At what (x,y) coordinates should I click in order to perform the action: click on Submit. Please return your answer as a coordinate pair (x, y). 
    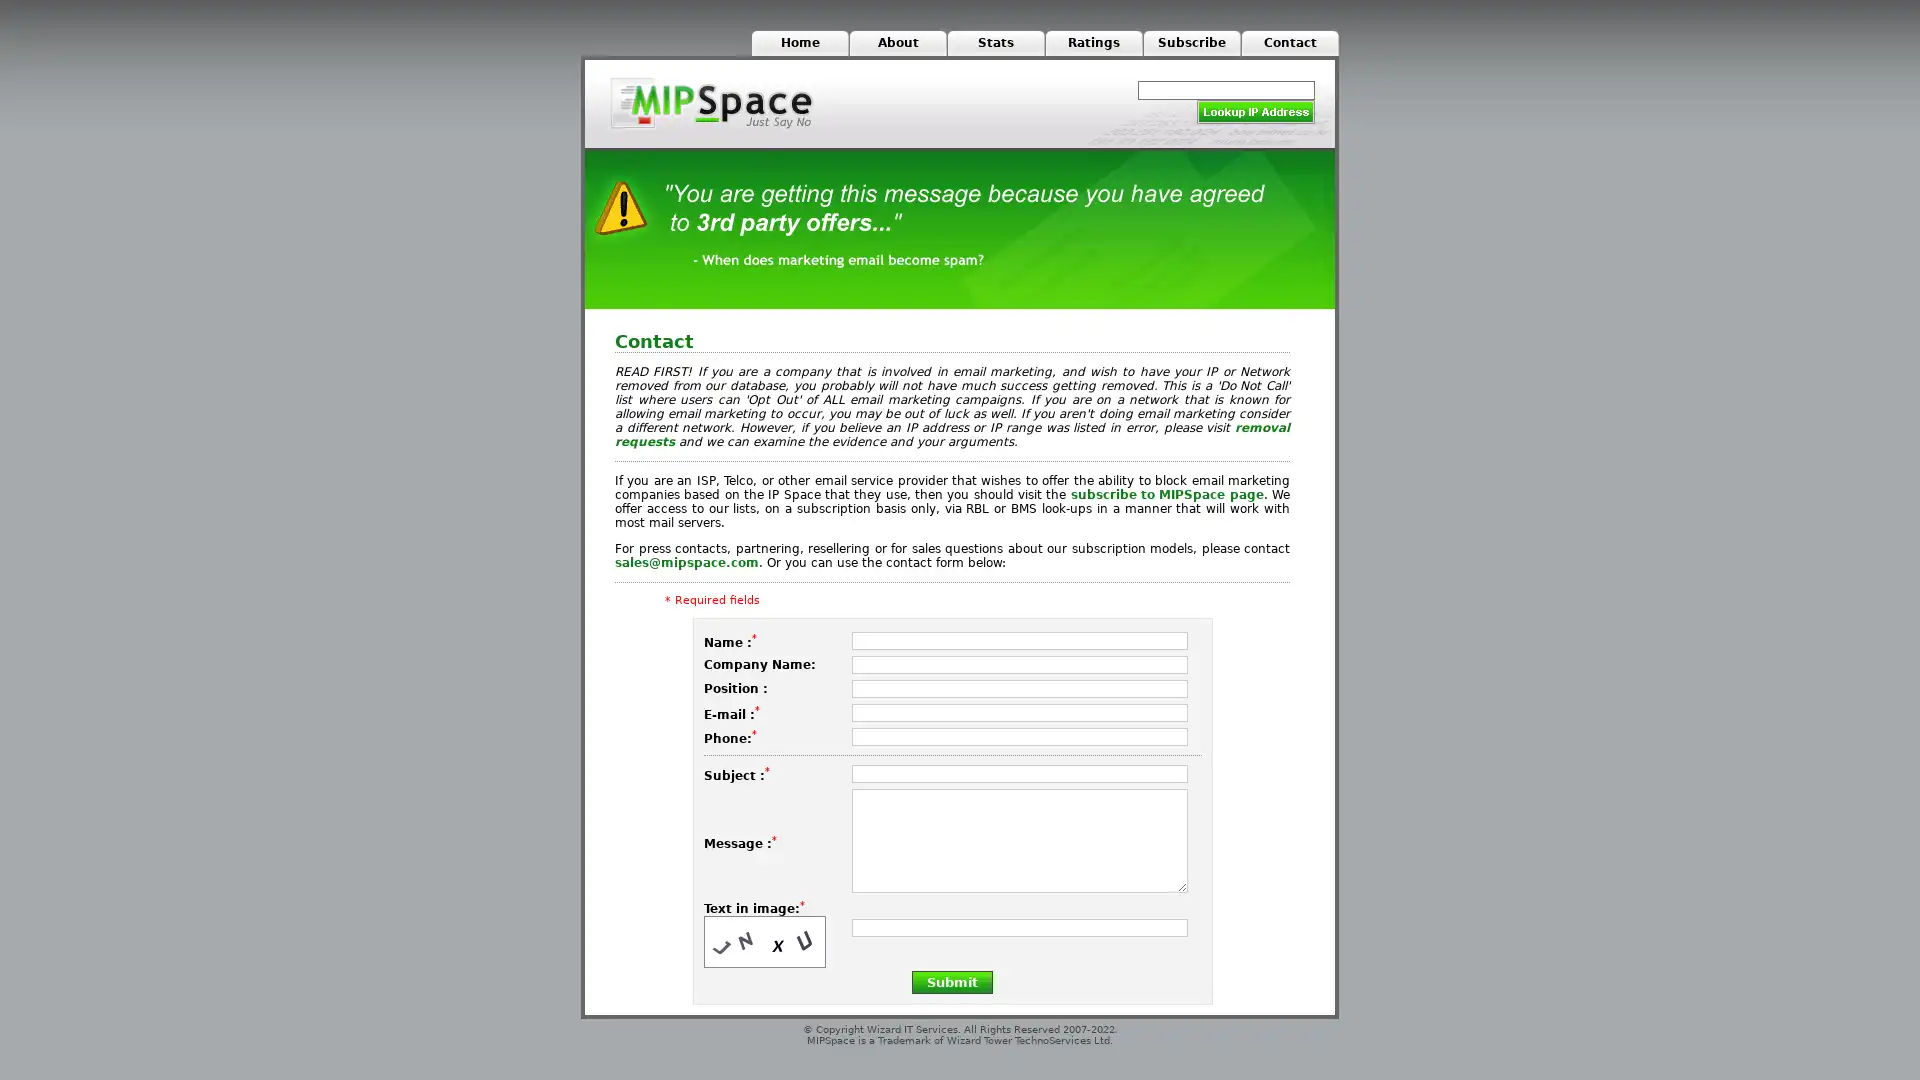
    Looking at the image, I should click on (951, 980).